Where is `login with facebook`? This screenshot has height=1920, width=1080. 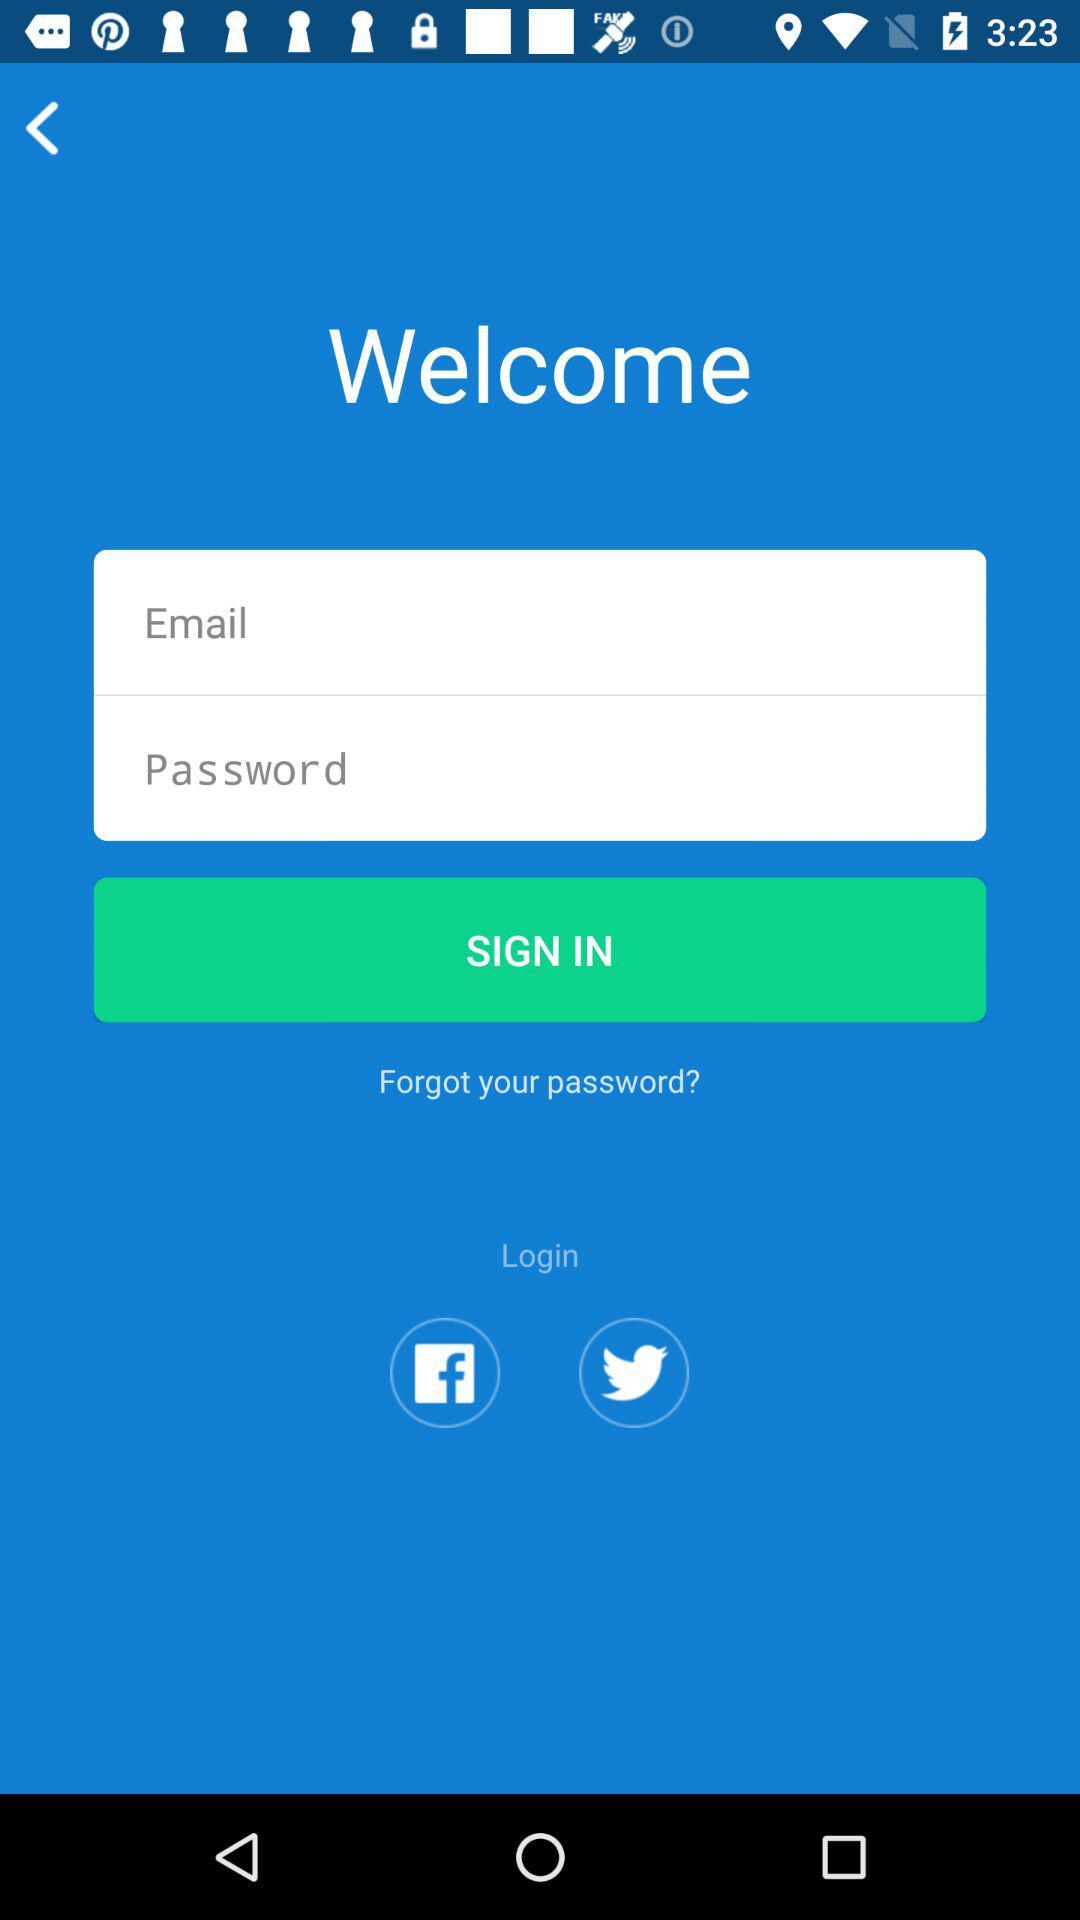 login with facebook is located at coordinates (444, 1371).